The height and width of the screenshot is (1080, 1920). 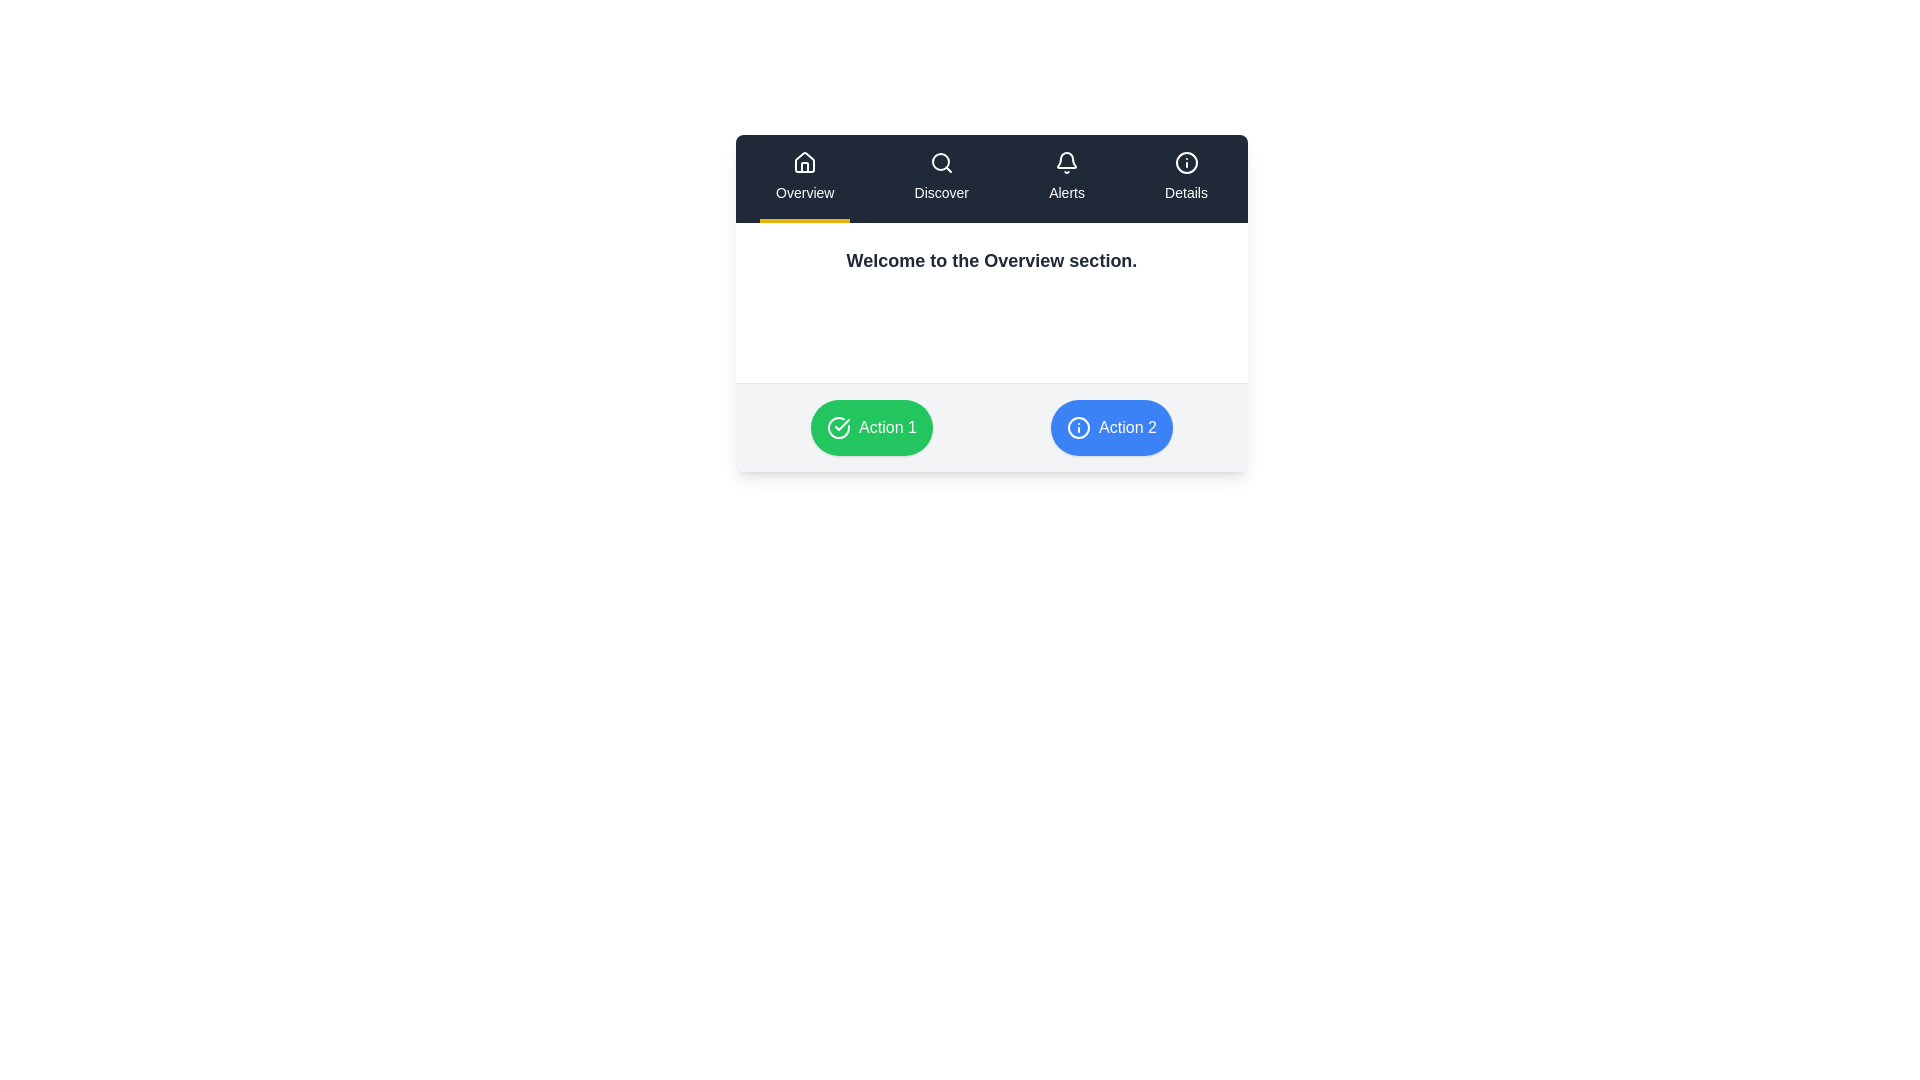 What do you see at coordinates (1186, 192) in the screenshot?
I see `the 'Details' text label located on the dark background below the info icon in the navigational bar` at bounding box center [1186, 192].